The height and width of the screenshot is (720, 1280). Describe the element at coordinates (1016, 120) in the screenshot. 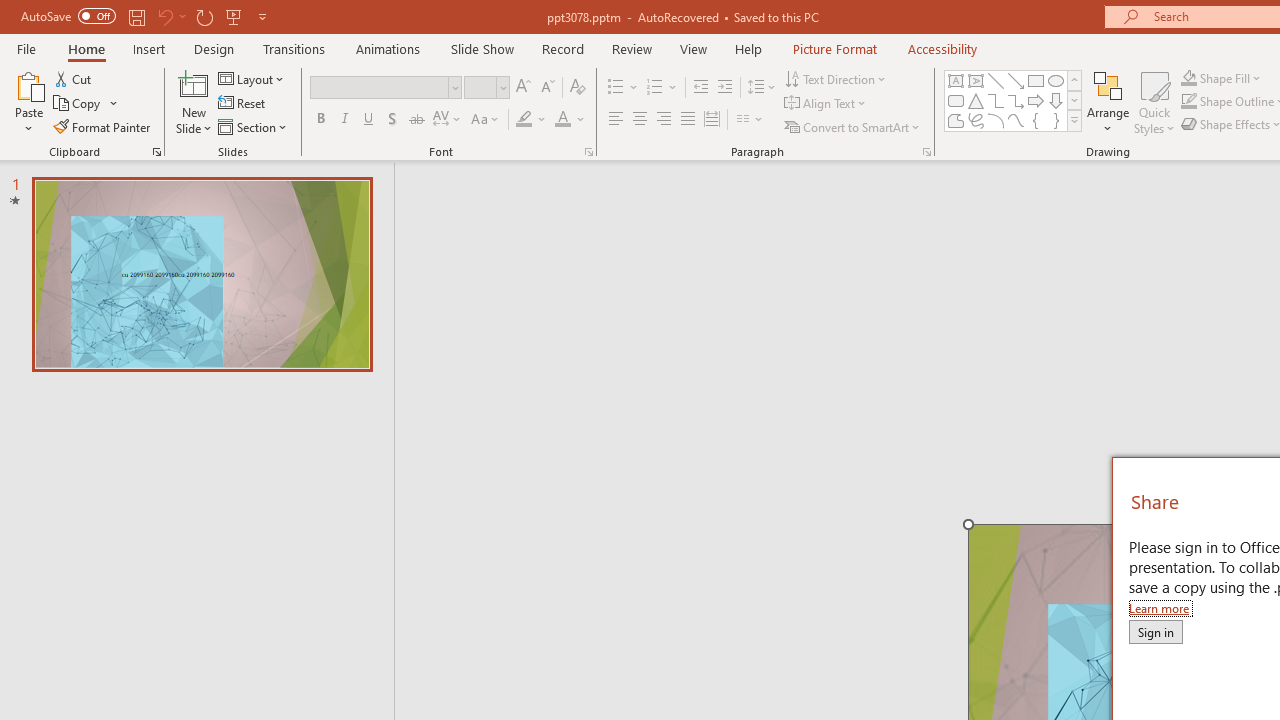

I see `'Curve'` at that location.